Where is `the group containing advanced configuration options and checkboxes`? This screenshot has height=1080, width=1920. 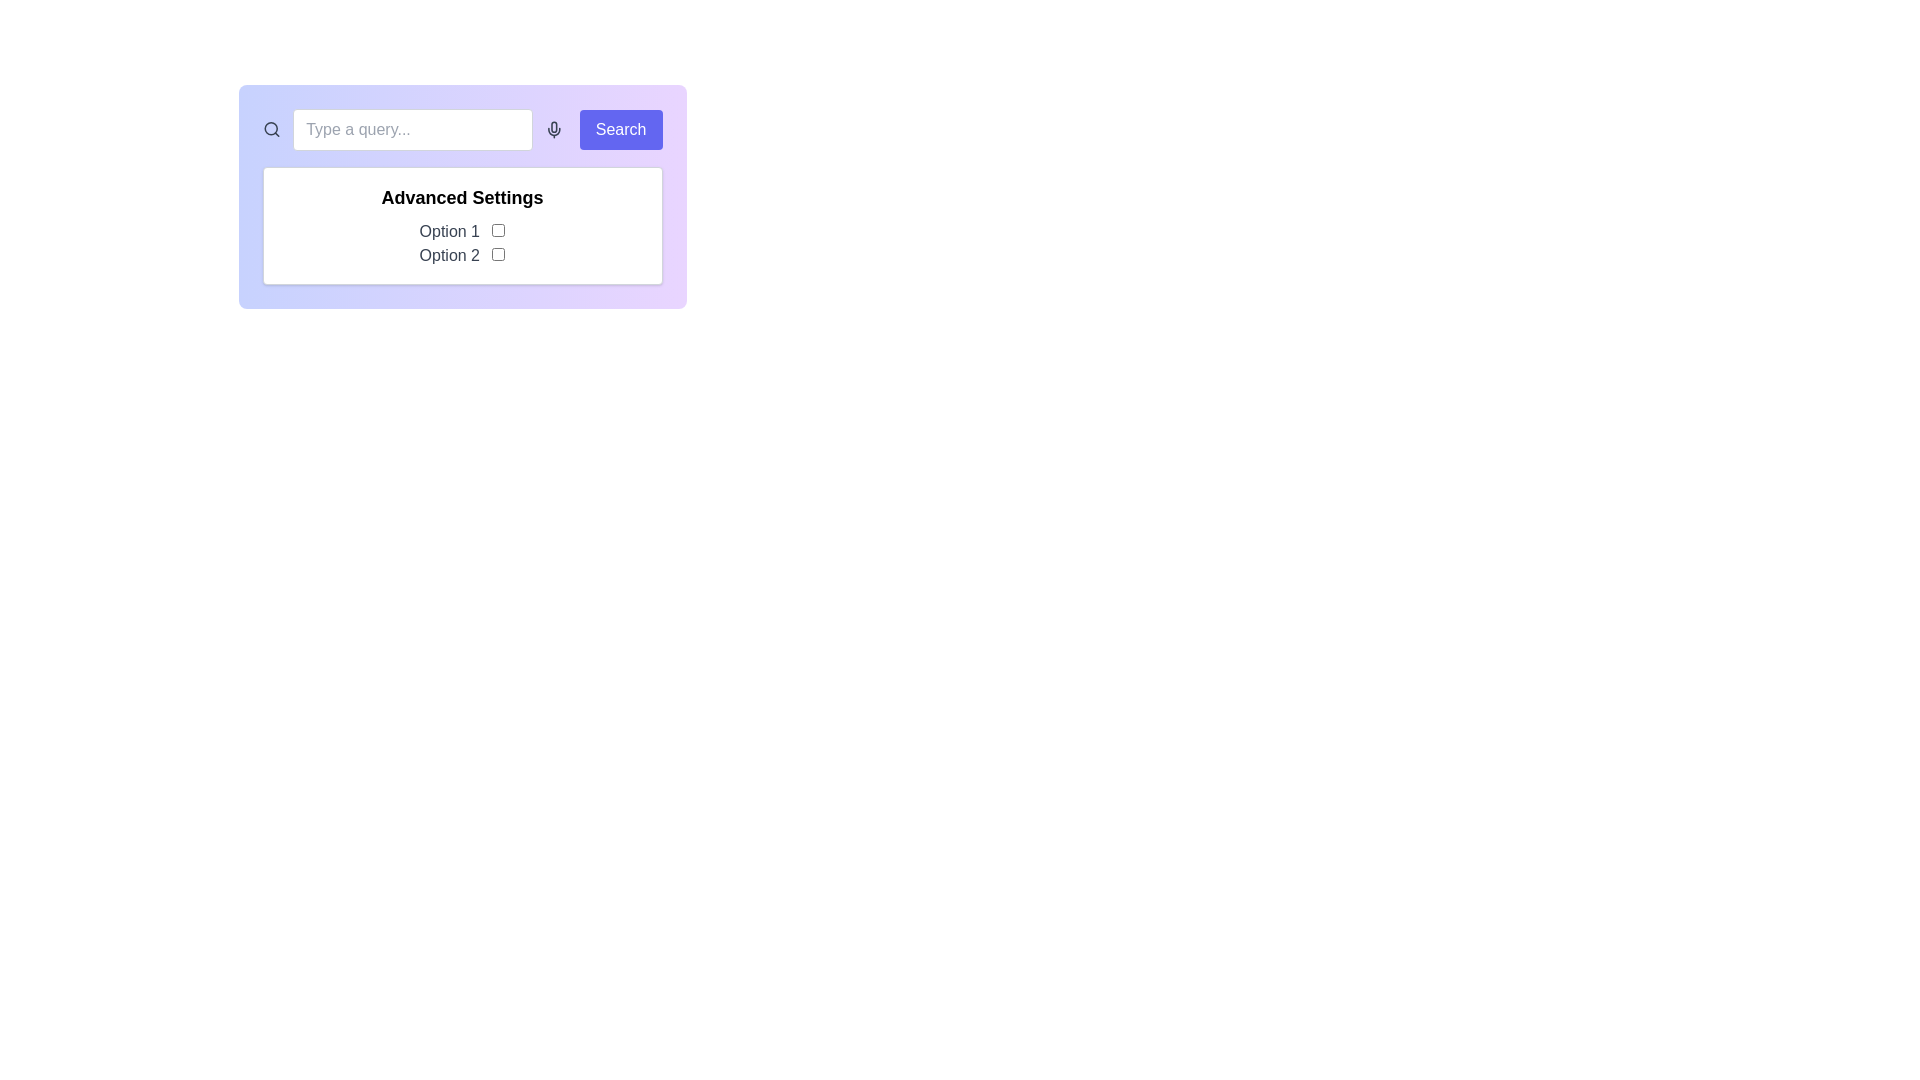 the group containing advanced configuration options and checkboxes is located at coordinates (461, 225).